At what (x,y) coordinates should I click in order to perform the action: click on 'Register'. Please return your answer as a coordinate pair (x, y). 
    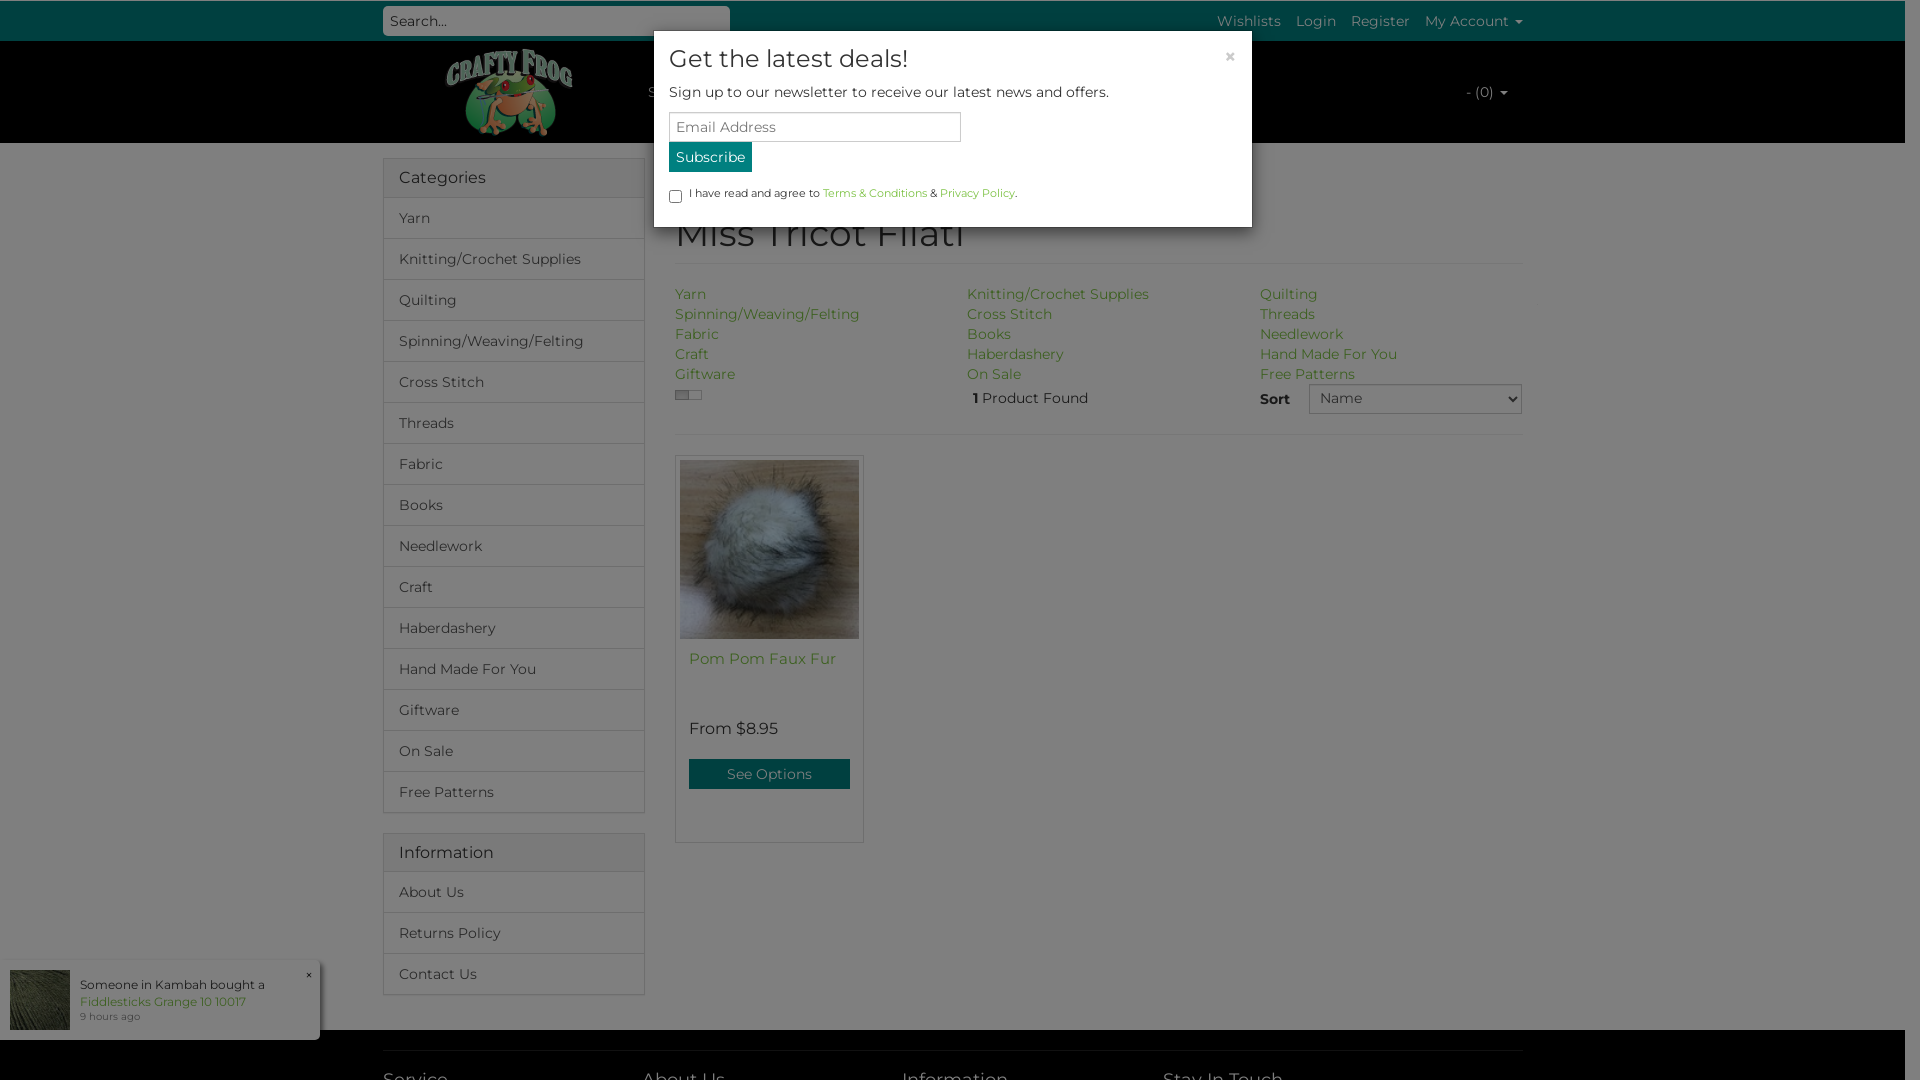
    Looking at the image, I should click on (1378, 20).